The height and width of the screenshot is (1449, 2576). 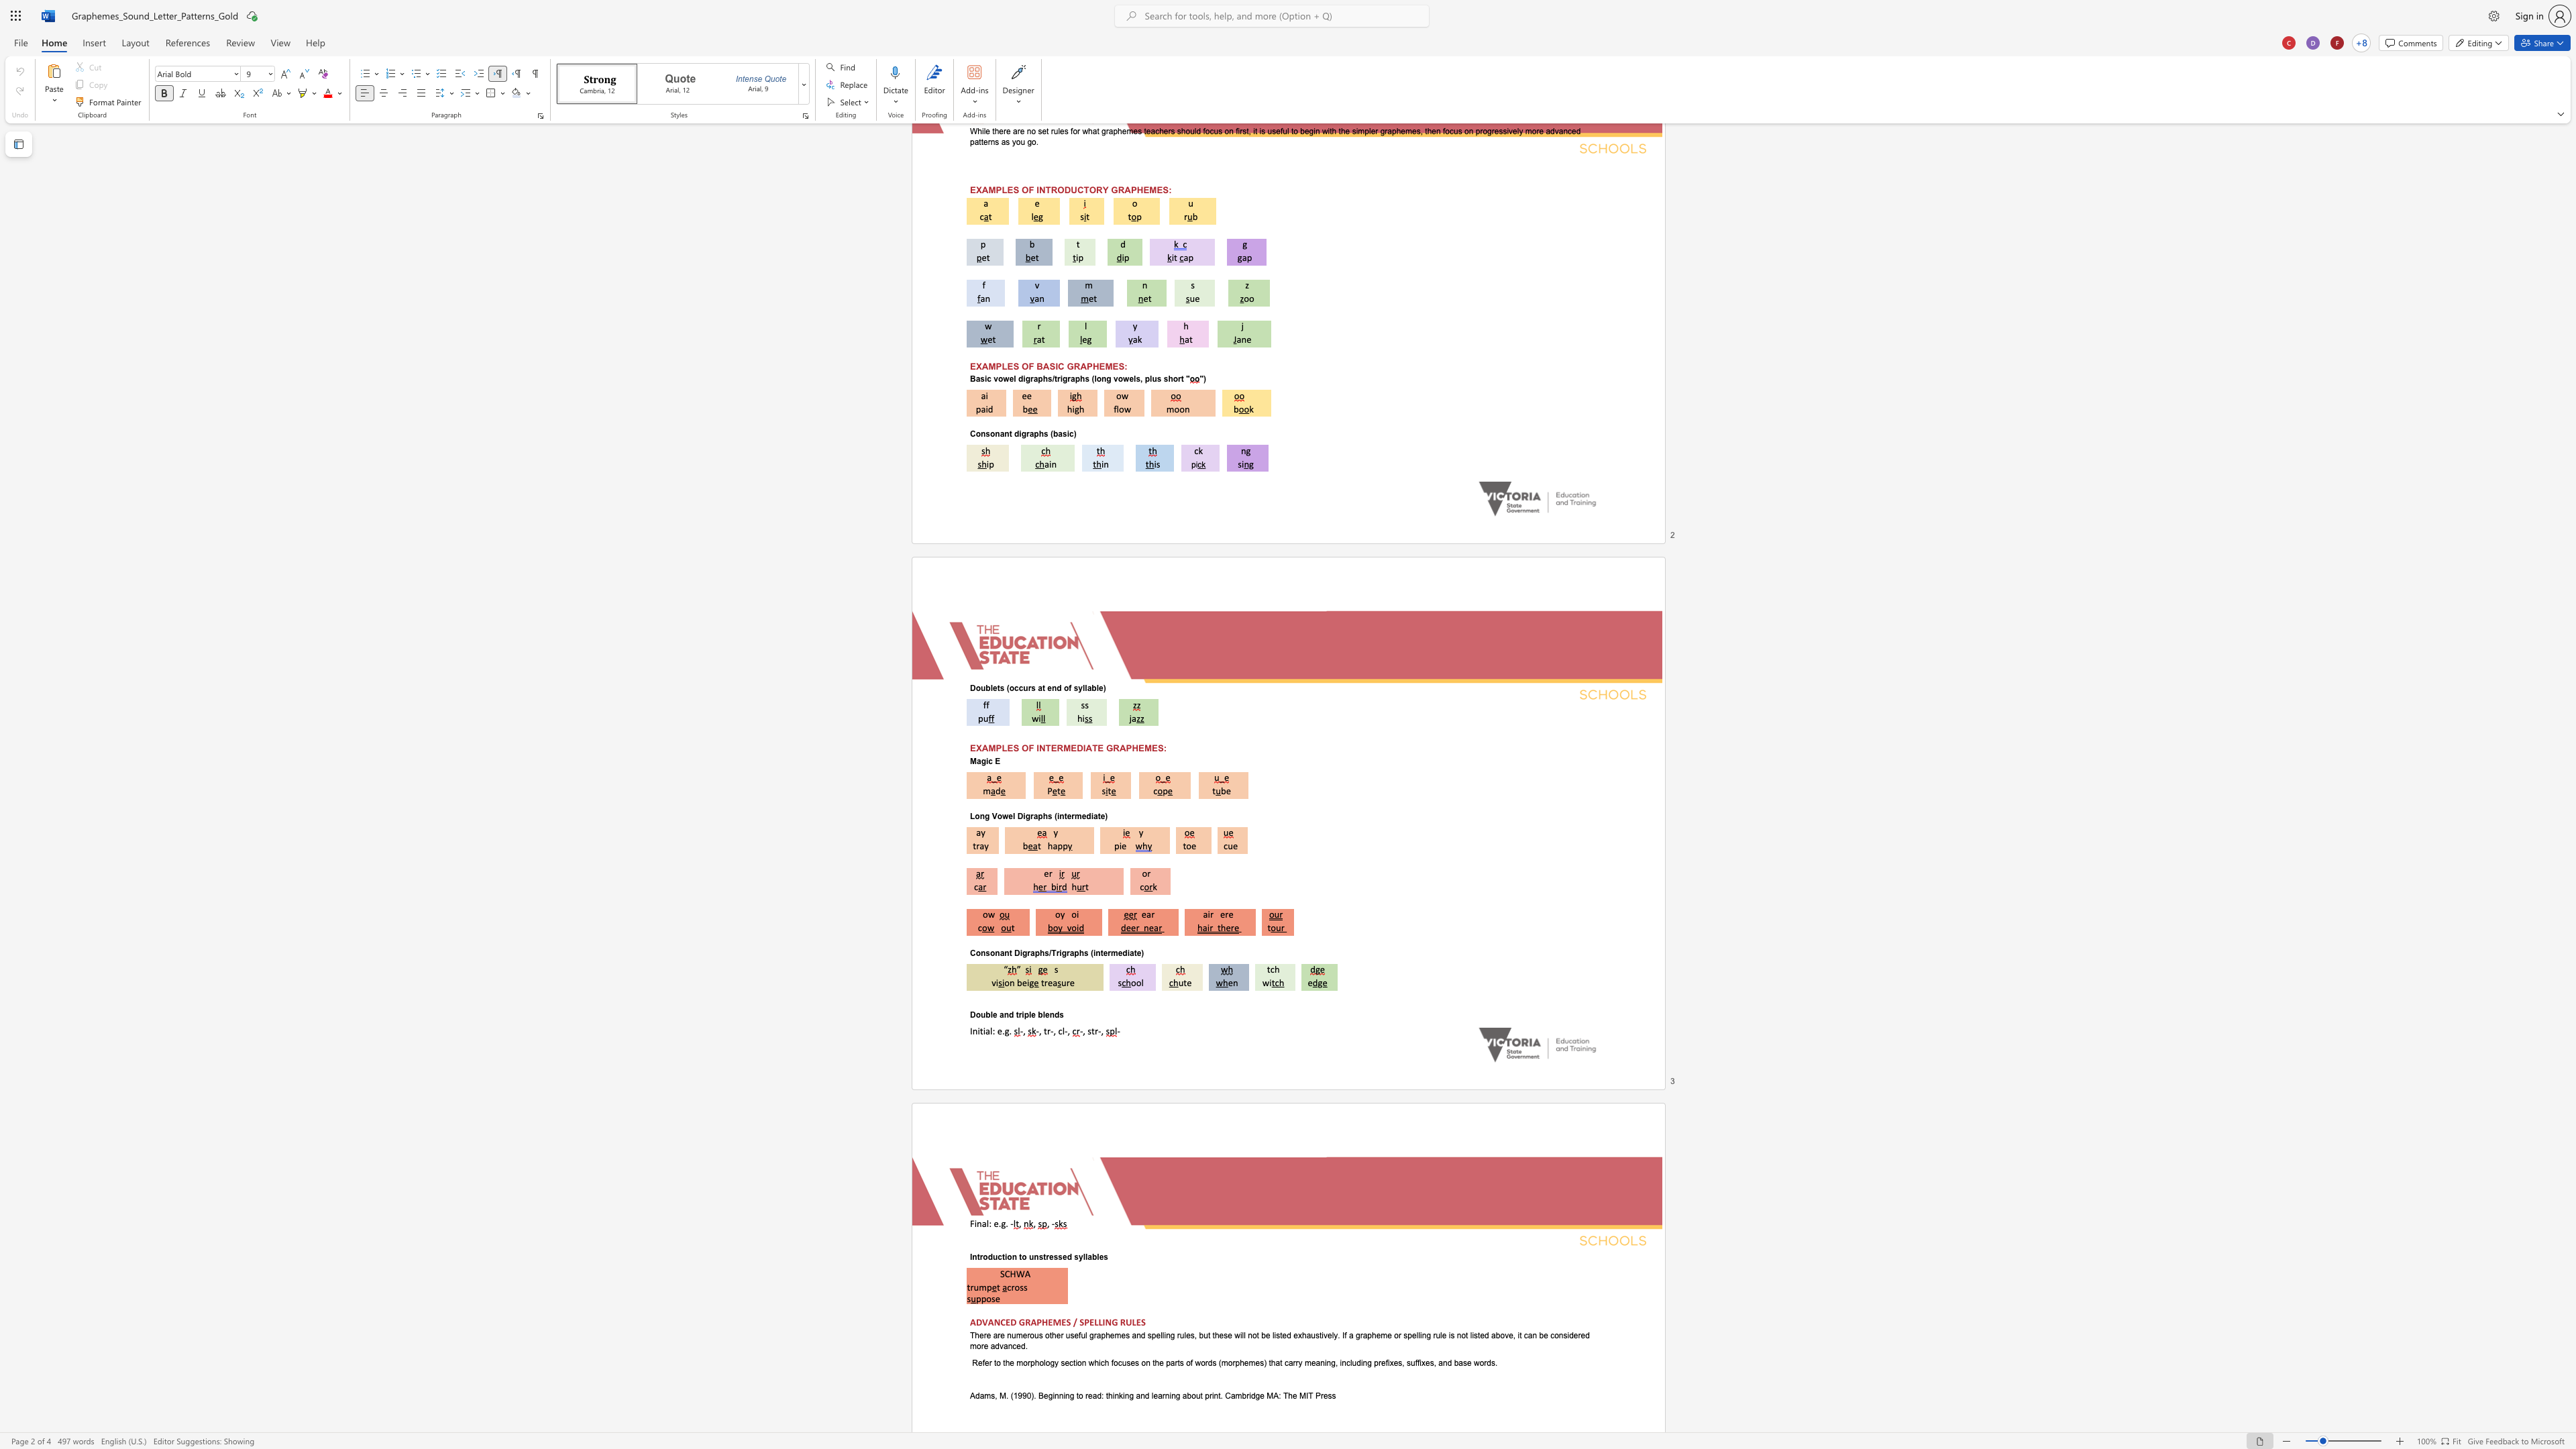 What do you see at coordinates (1026, 1013) in the screenshot?
I see `the space between the continuous character "p" and "l" in the text` at bounding box center [1026, 1013].